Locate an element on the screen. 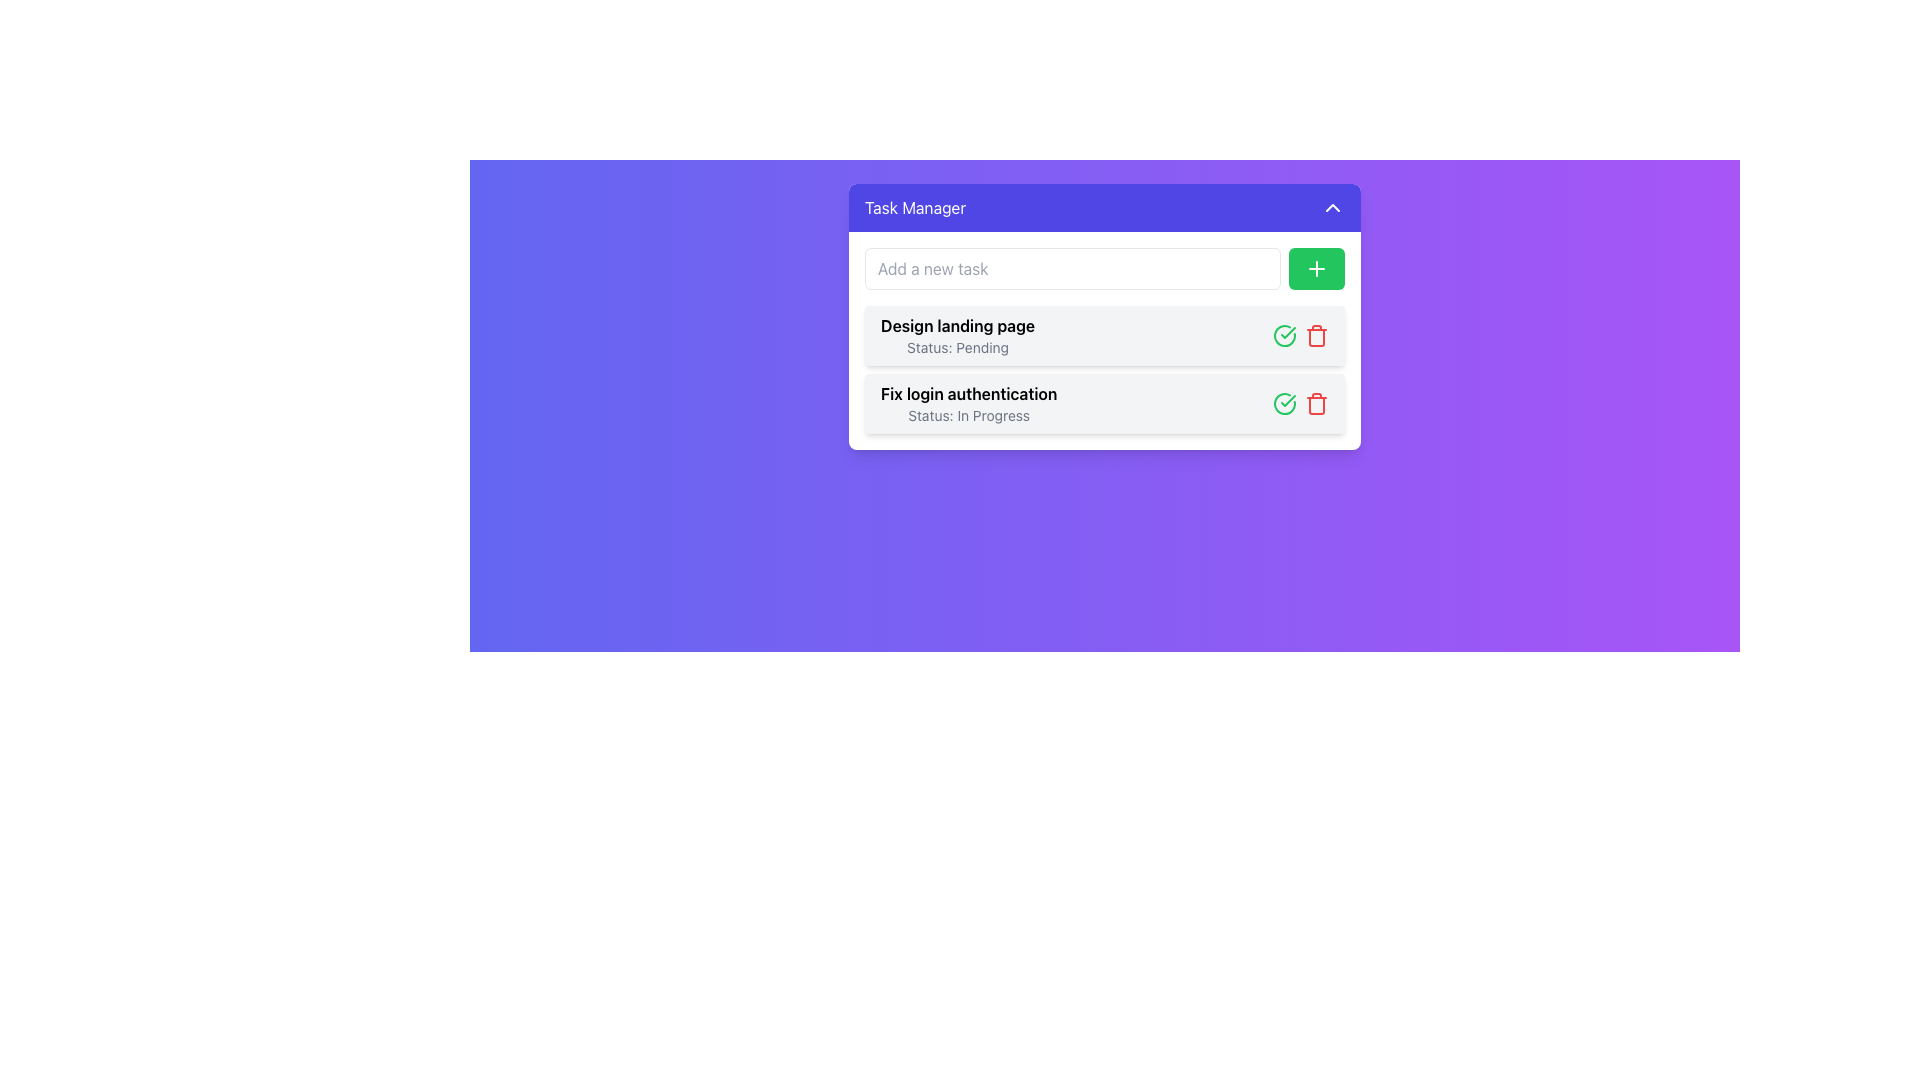 The width and height of the screenshot is (1920, 1080). the completion icon located on the far right of the 'Fix login authentication' task row is located at coordinates (1288, 331).